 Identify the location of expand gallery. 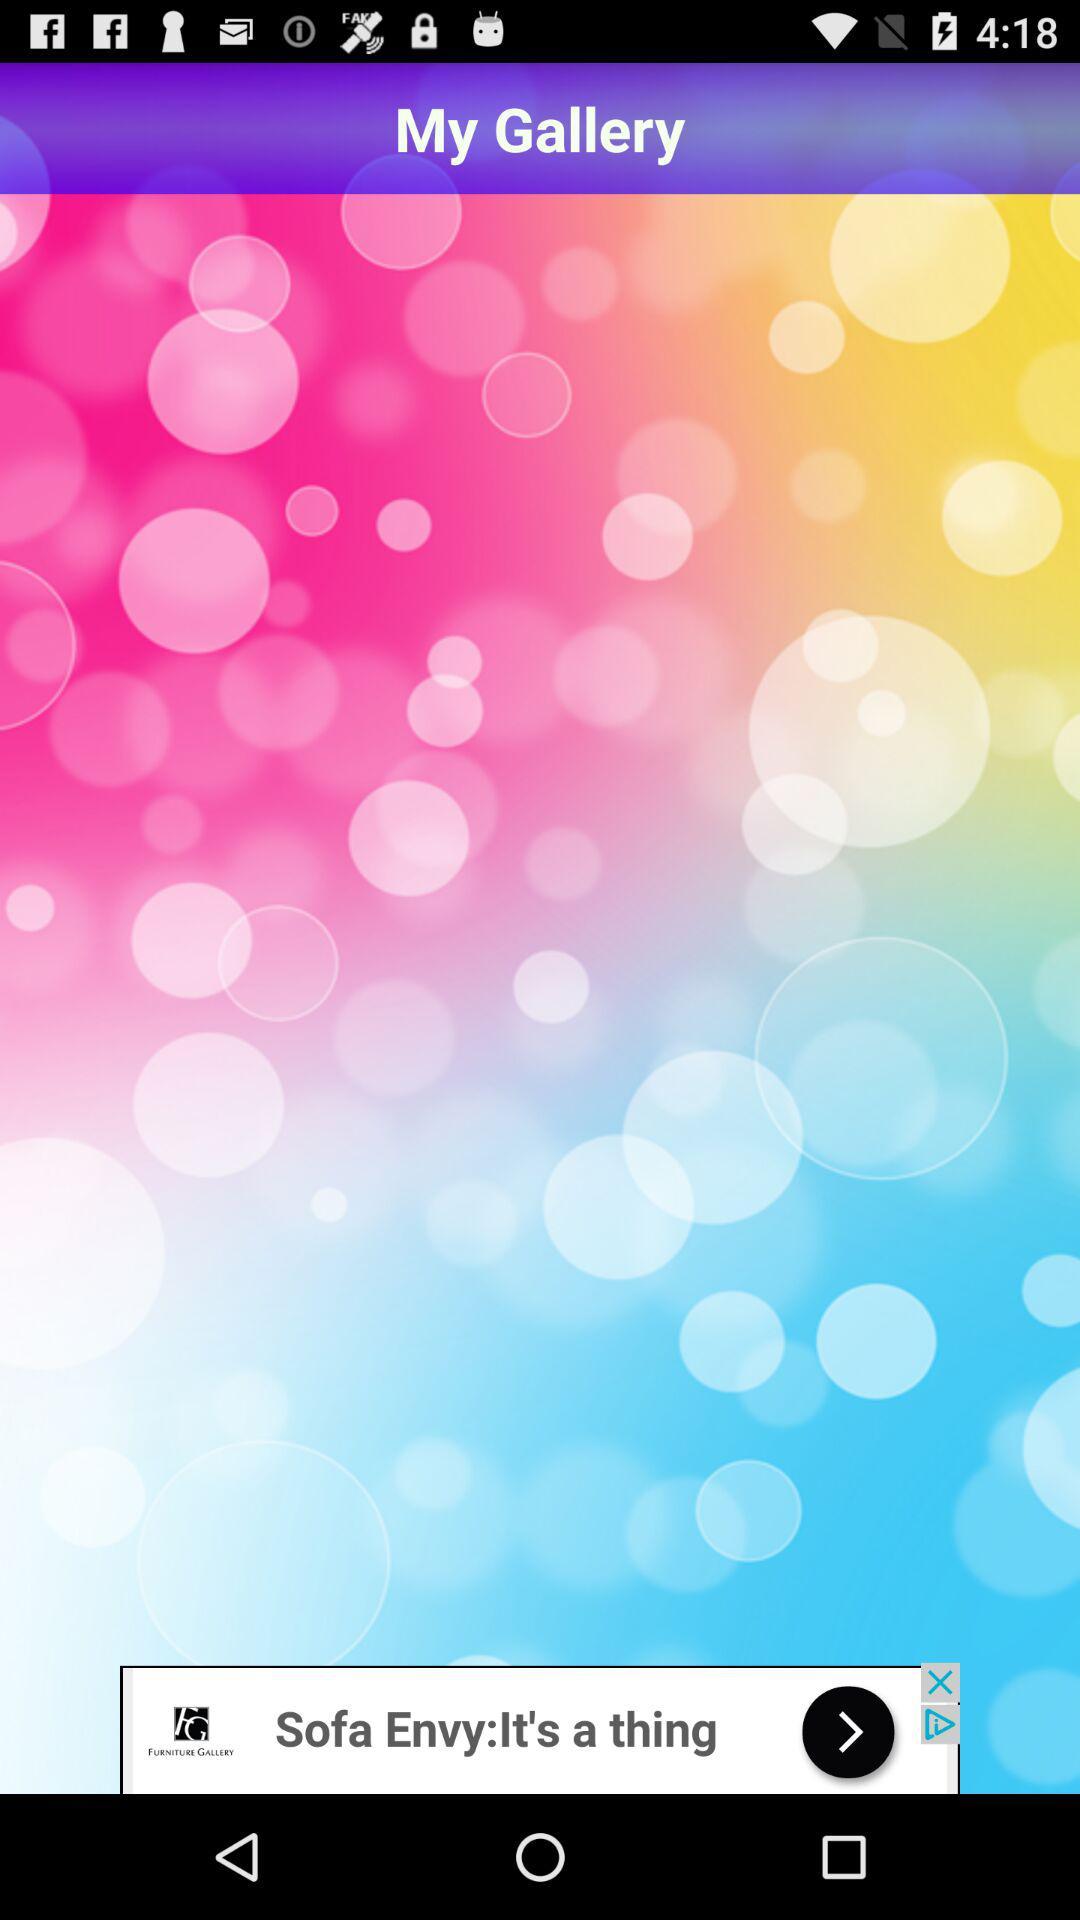
(540, 930).